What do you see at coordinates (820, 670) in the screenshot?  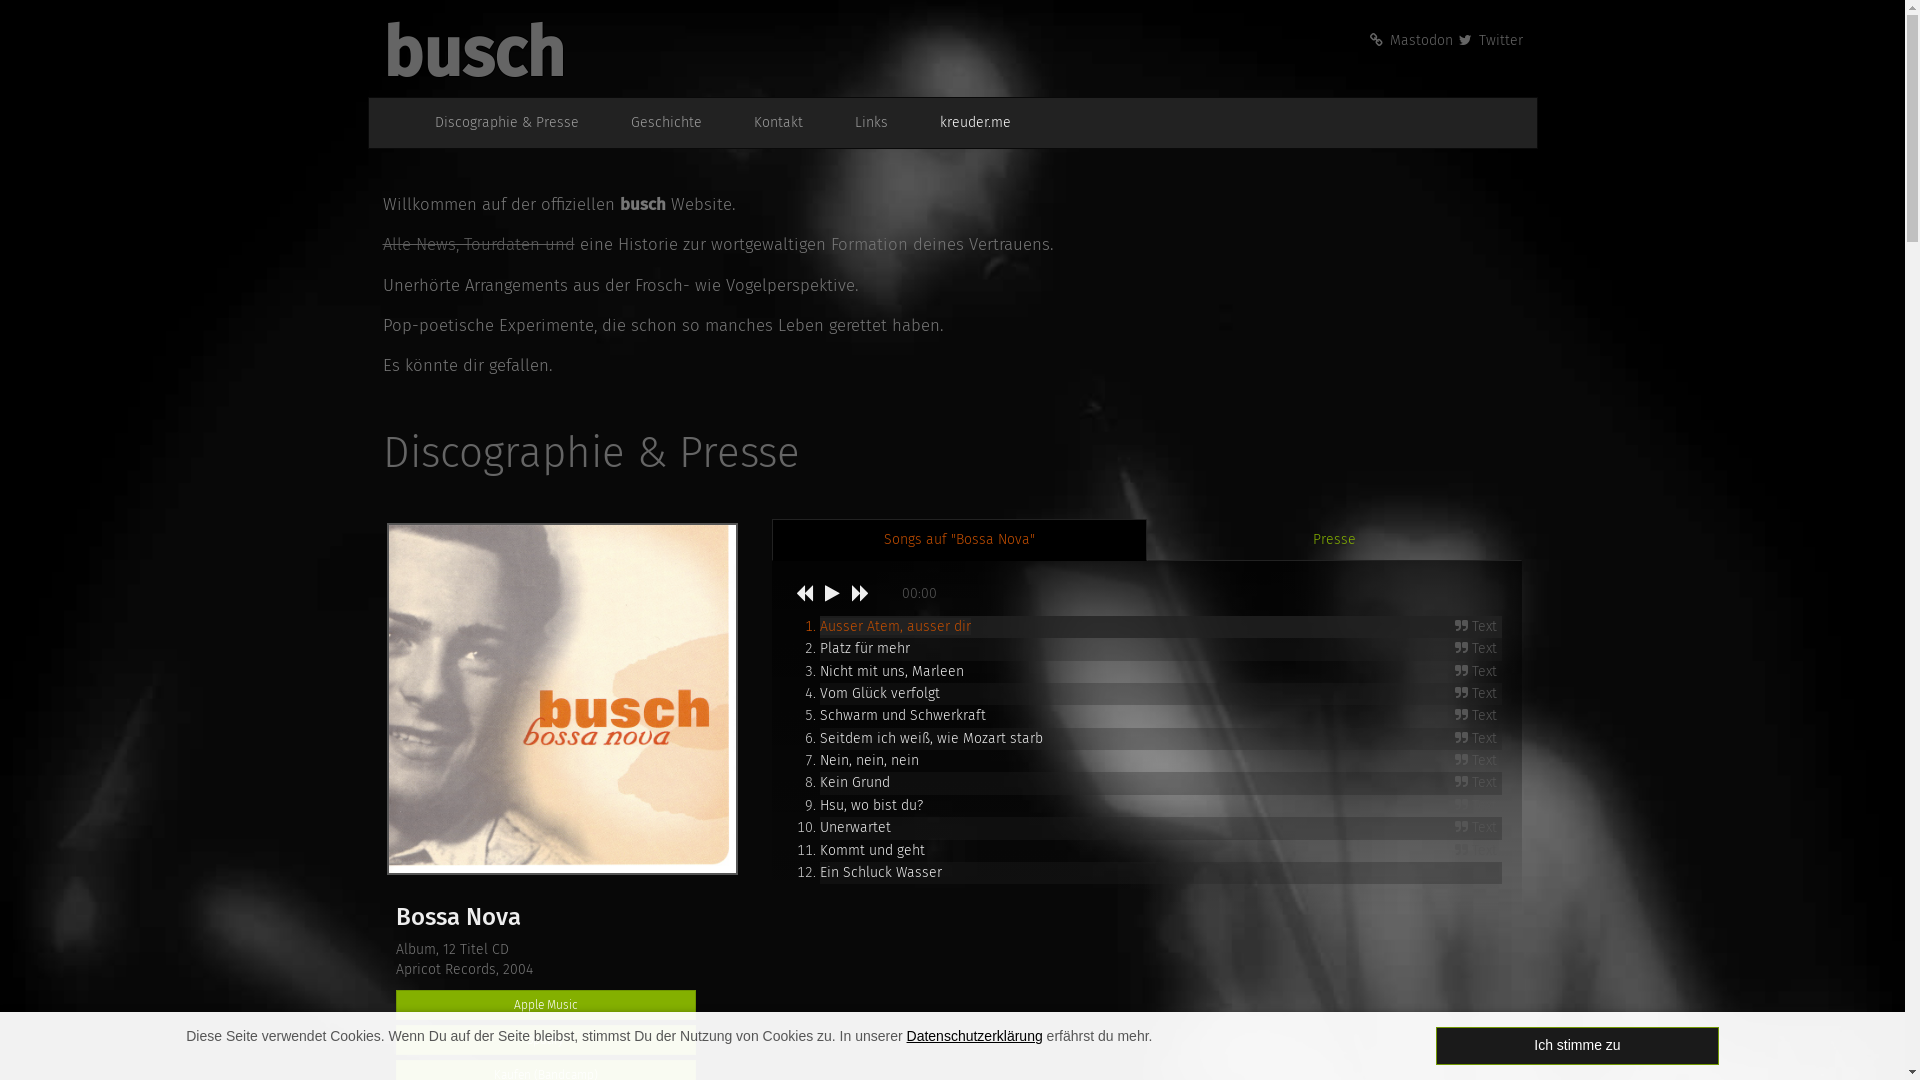 I see `'Nicht mit uns, Marleen'` at bounding box center [820, 670].